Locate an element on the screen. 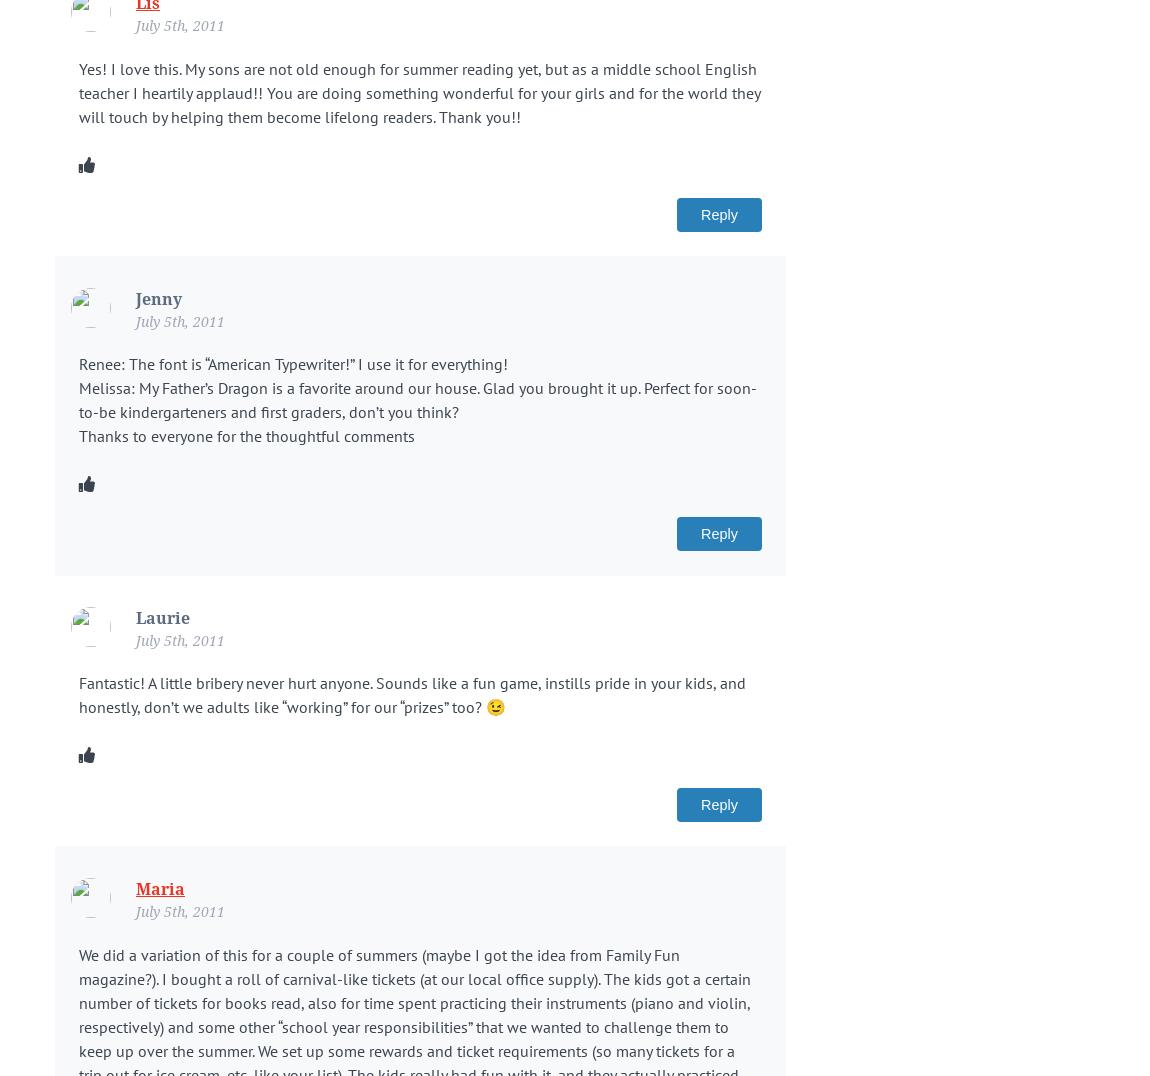  'Melissa: My Father’s Dragon is a favorite around our house. Glad you brought it up. Perfect for soon-to-be kindergarteners and first graders, don’t you think?' is located at coordinates (418, 398).